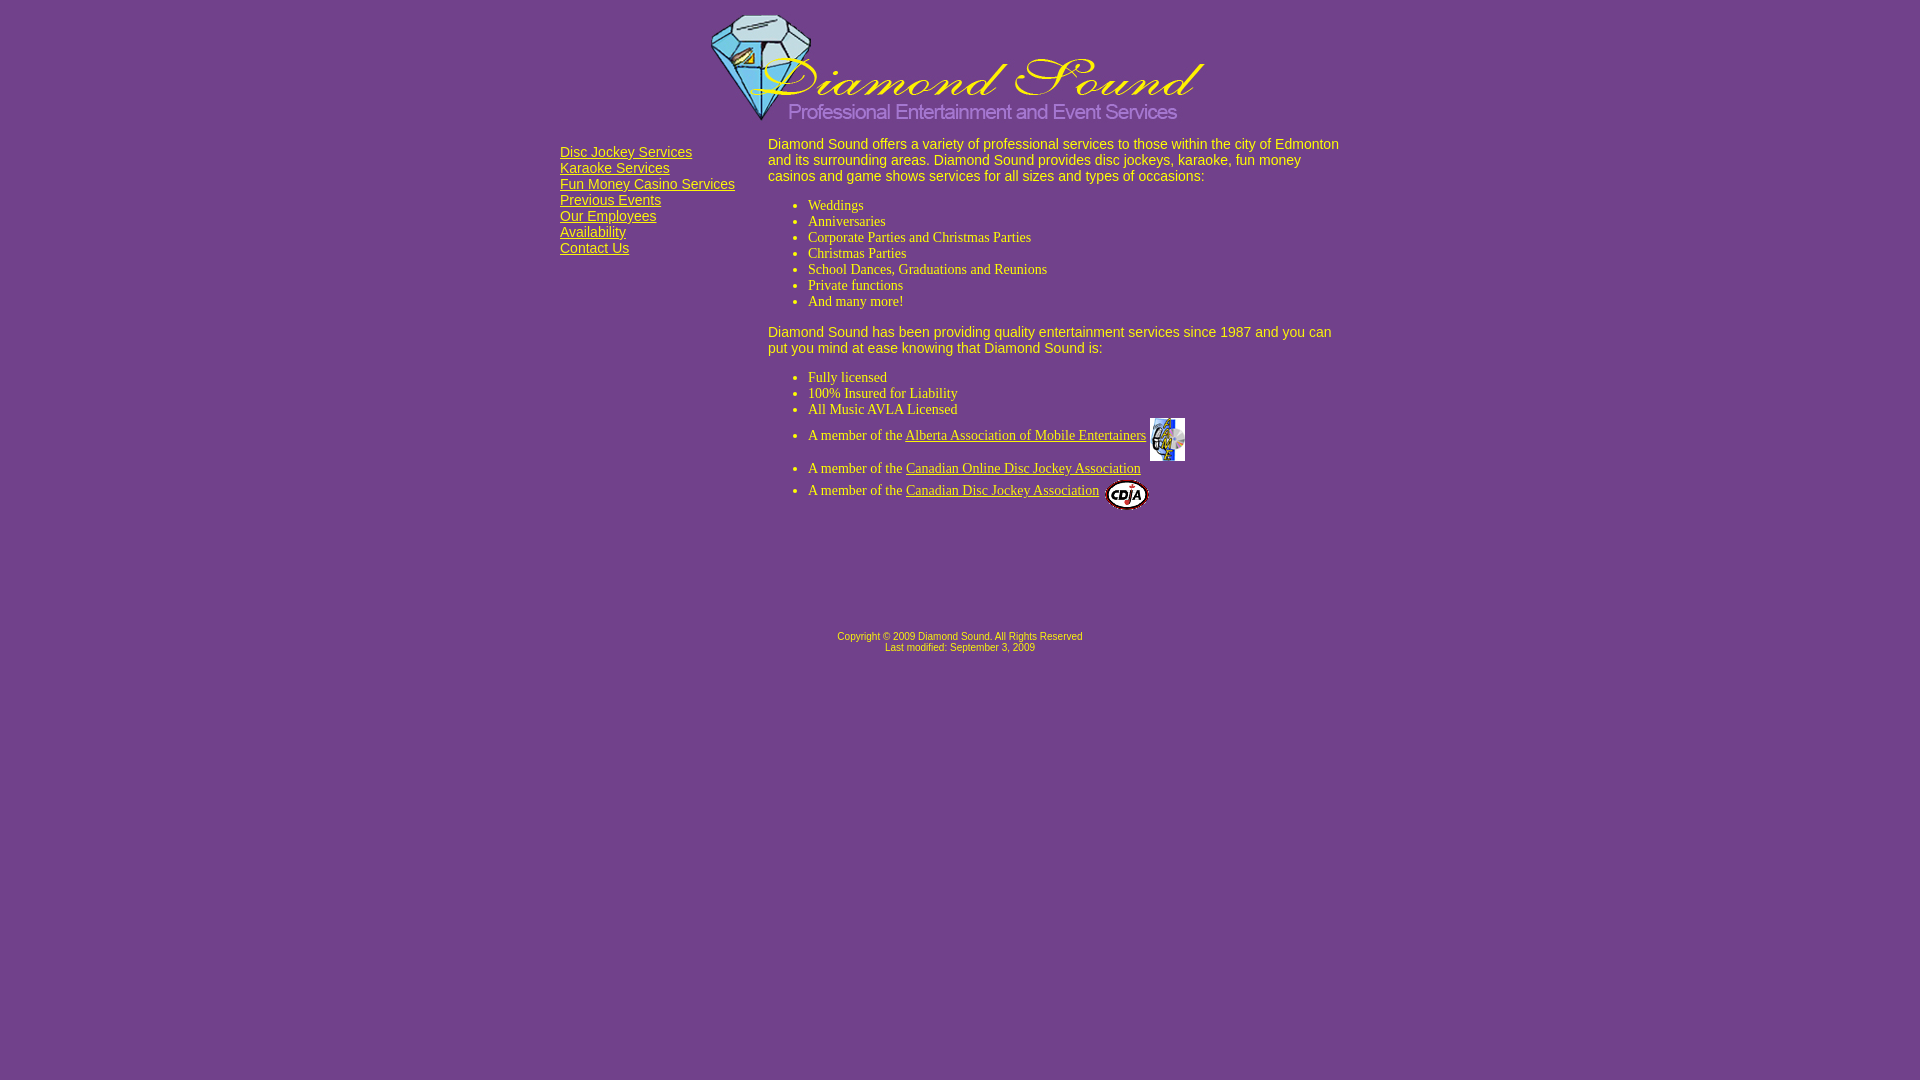 Image resolution: width=1920 pixels, height=1080 pixels. I want to click on 'Fun Money Casino Services', so click(647, 184).